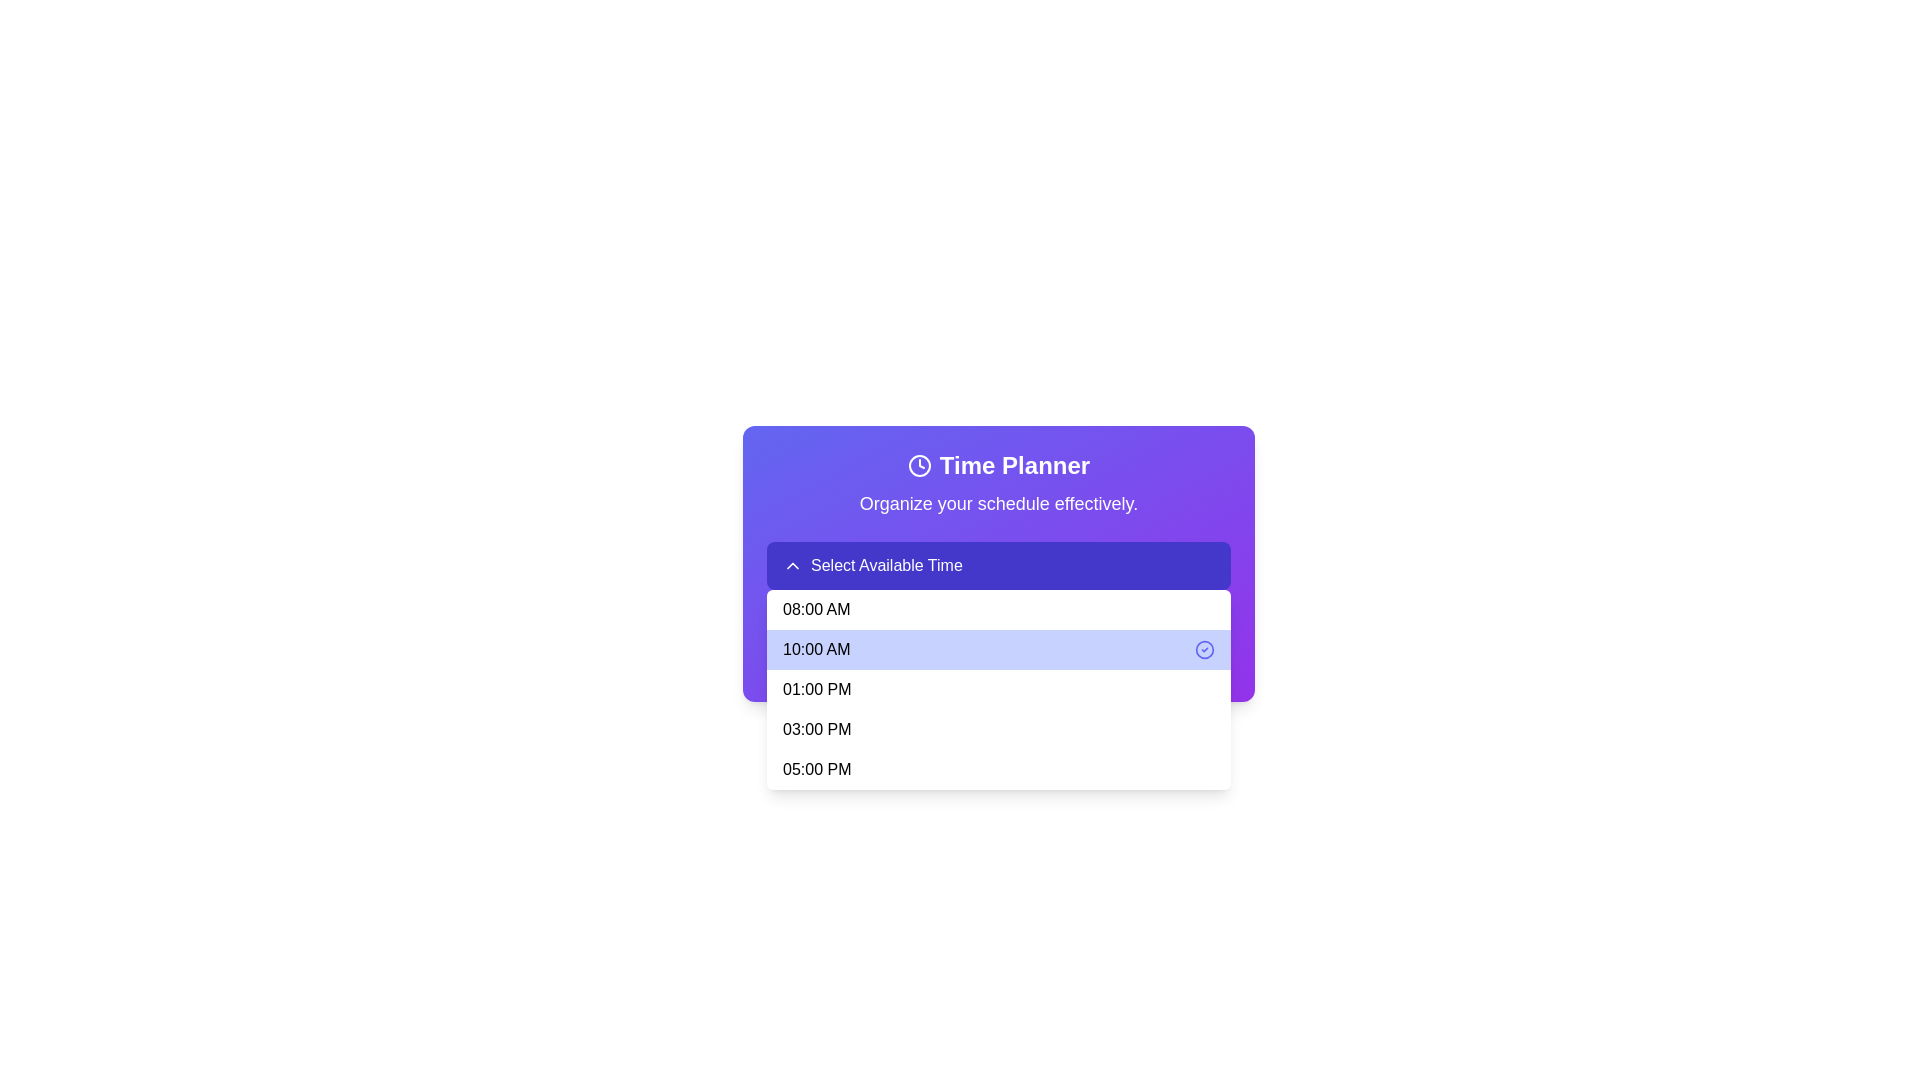 The image size is (1920, 1080). I want to click on the highlighted time option '10:00 AM' in the dropdown menu labeled 'Select Available Time', so click(998, 566).